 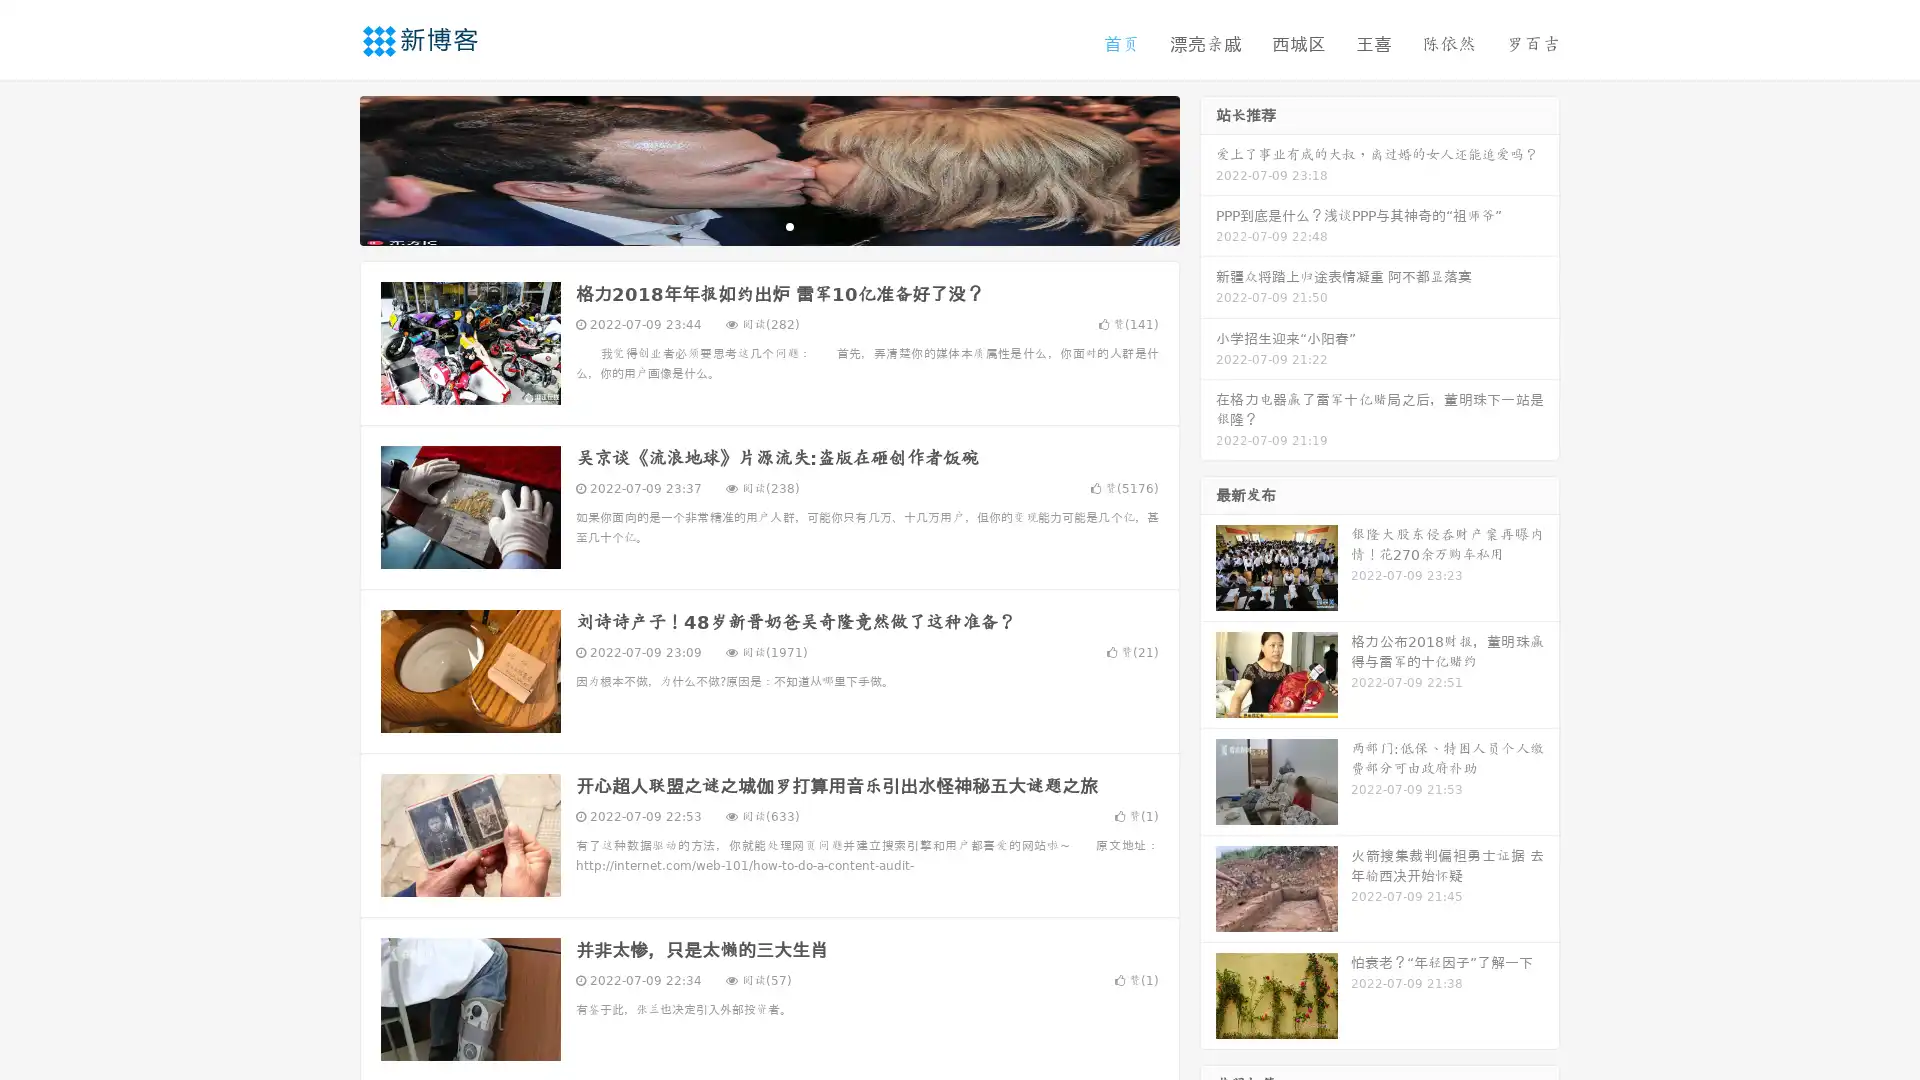 I want to click on Next slide, so click(x=1208, y=168).